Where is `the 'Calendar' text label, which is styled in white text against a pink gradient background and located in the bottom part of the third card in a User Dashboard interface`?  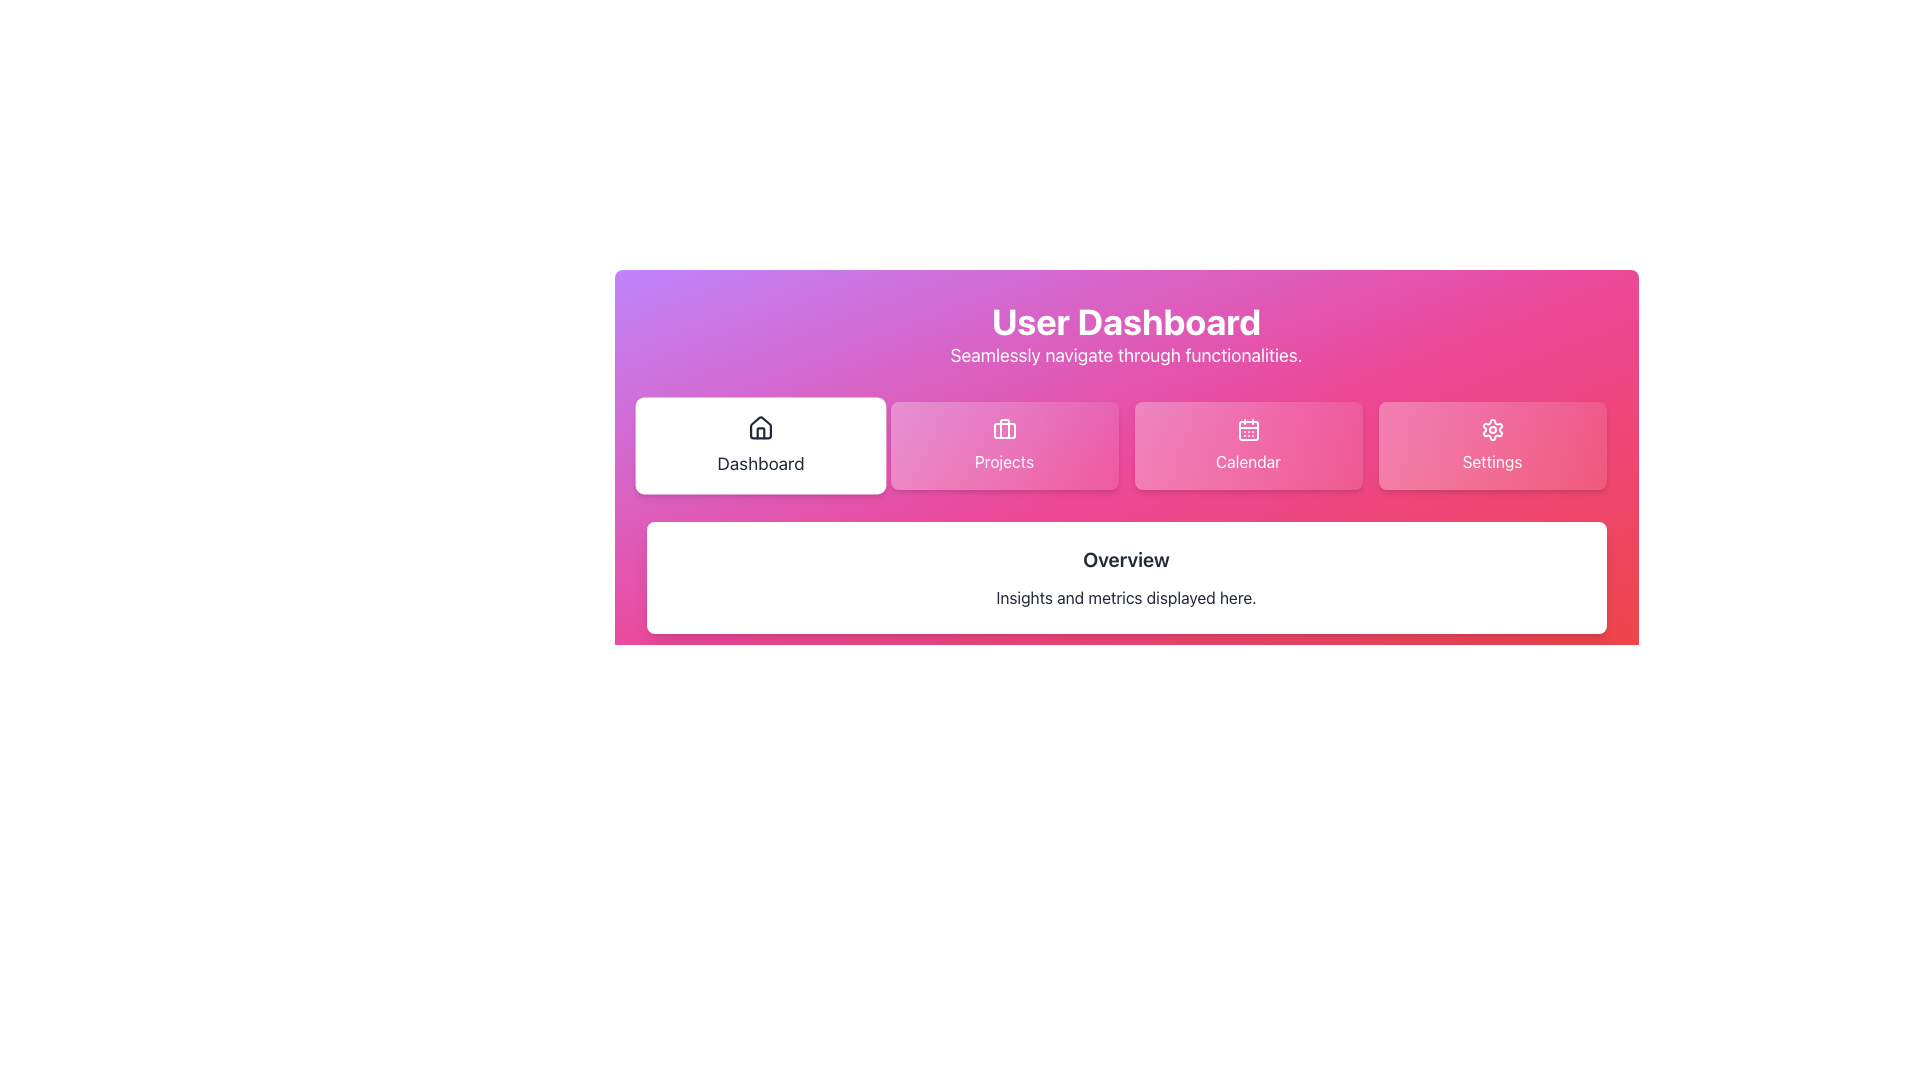 the 'Calendar' text label, which is styled in white text against a pink gradient background and located in the bottom part of the third card in a User Dashboard interface is located at coordinates (1247, 462).